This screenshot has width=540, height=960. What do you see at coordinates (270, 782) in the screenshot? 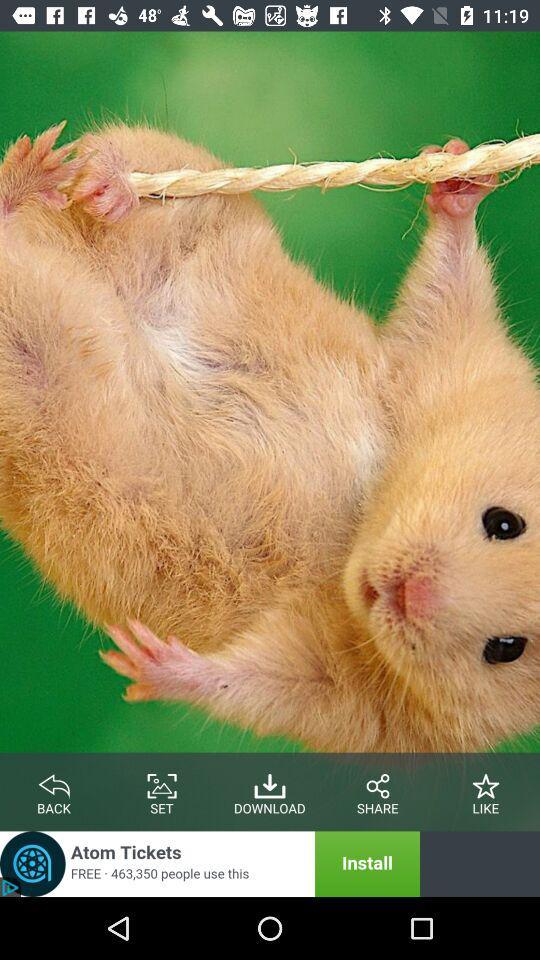
I see `download option` at bounding box center [270, 782].